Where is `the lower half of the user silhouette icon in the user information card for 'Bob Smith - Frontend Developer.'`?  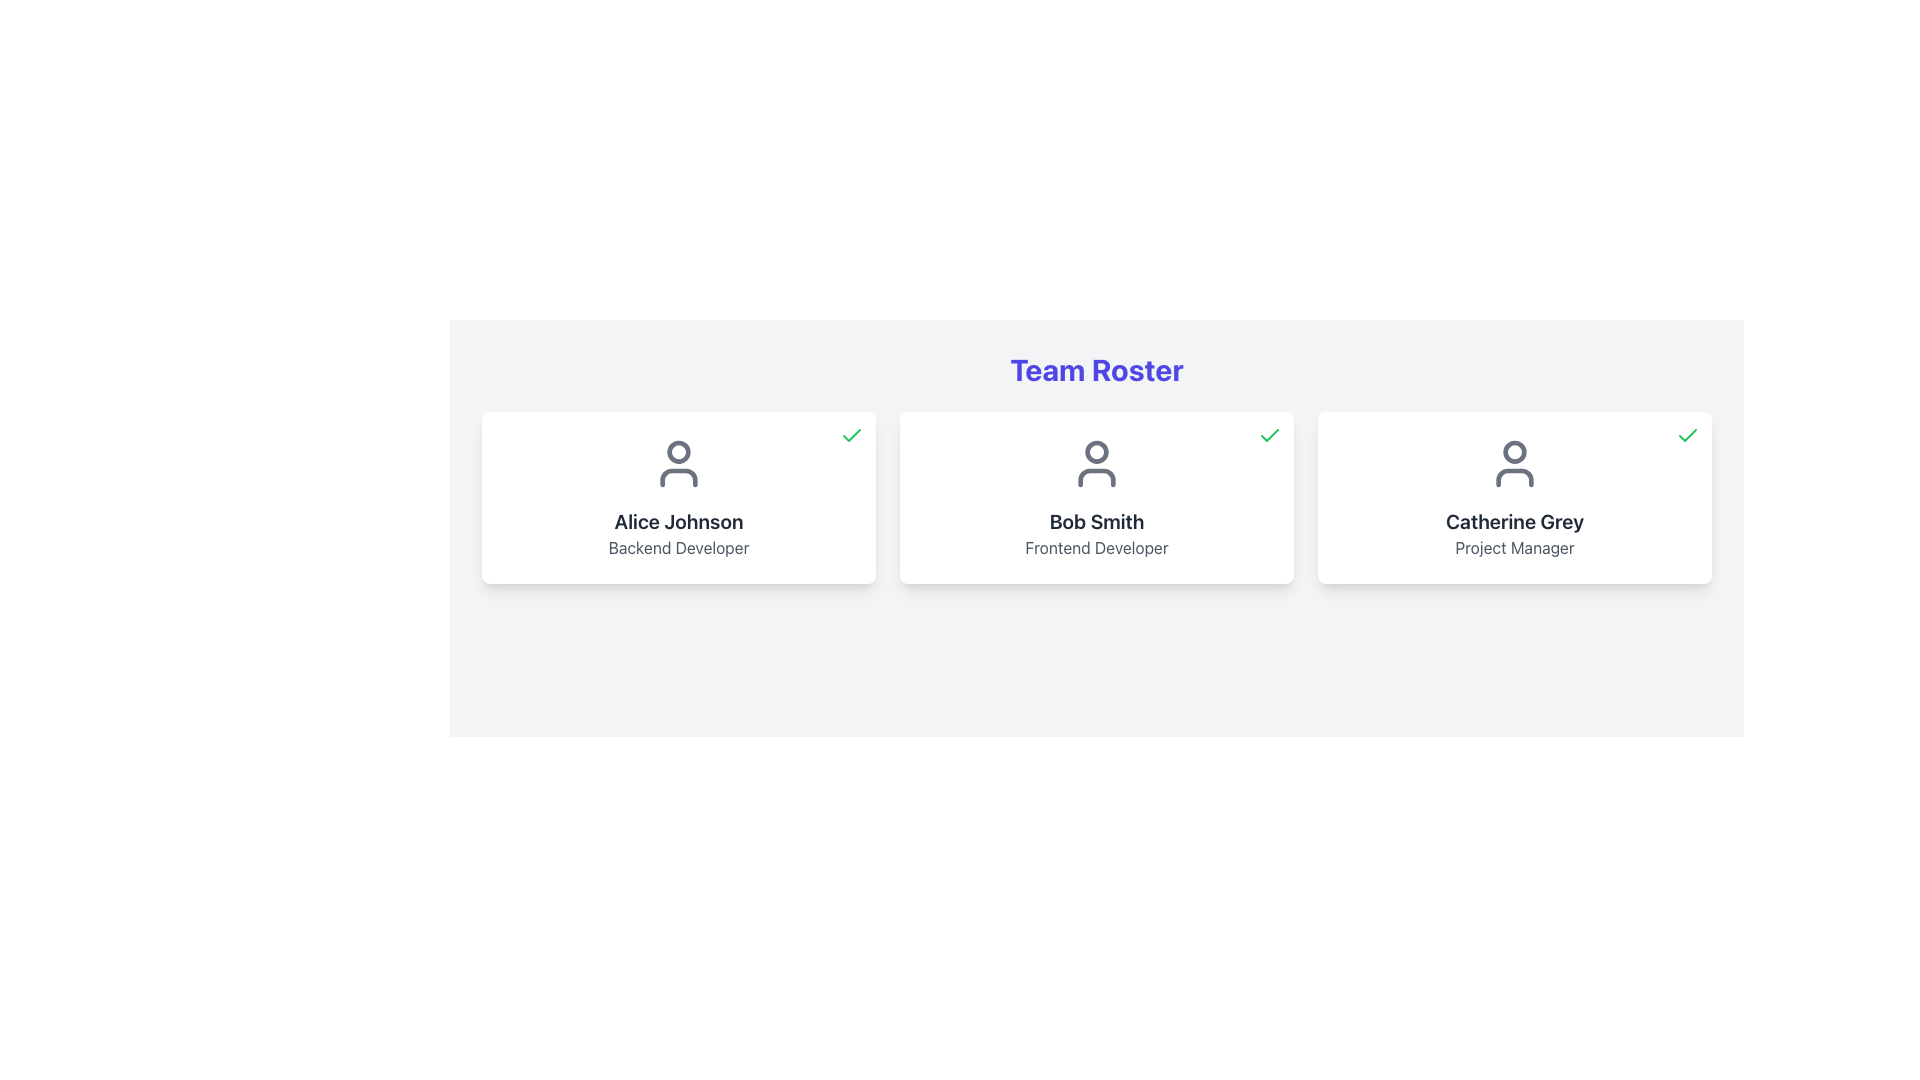
the lower half of the user silhouette icon in the user information card for 'Bob Smith - Frontend Developer.' is located at coordinates (1096, 478).